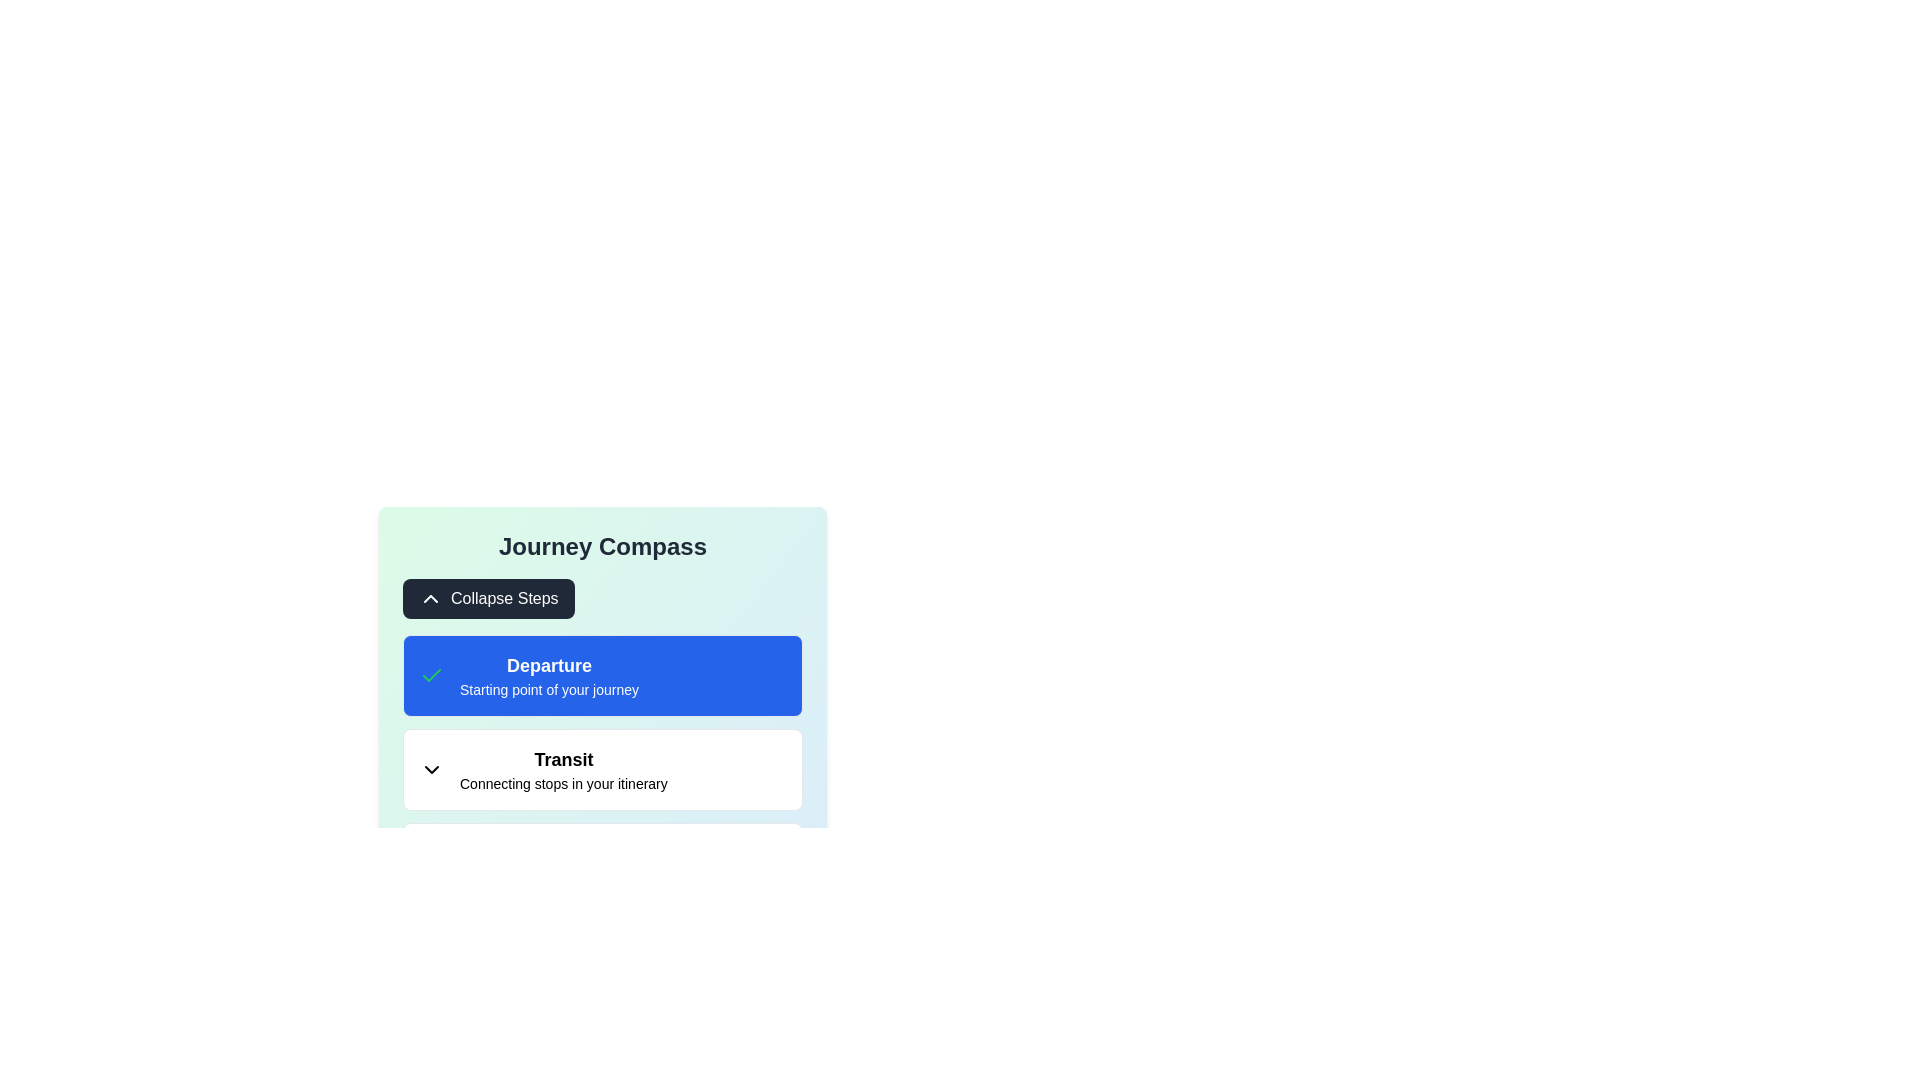  I want to click on the upward-pointing chevron icon vector graphic located to the left of the 'Collapse Steps' text, so click(430, 597).